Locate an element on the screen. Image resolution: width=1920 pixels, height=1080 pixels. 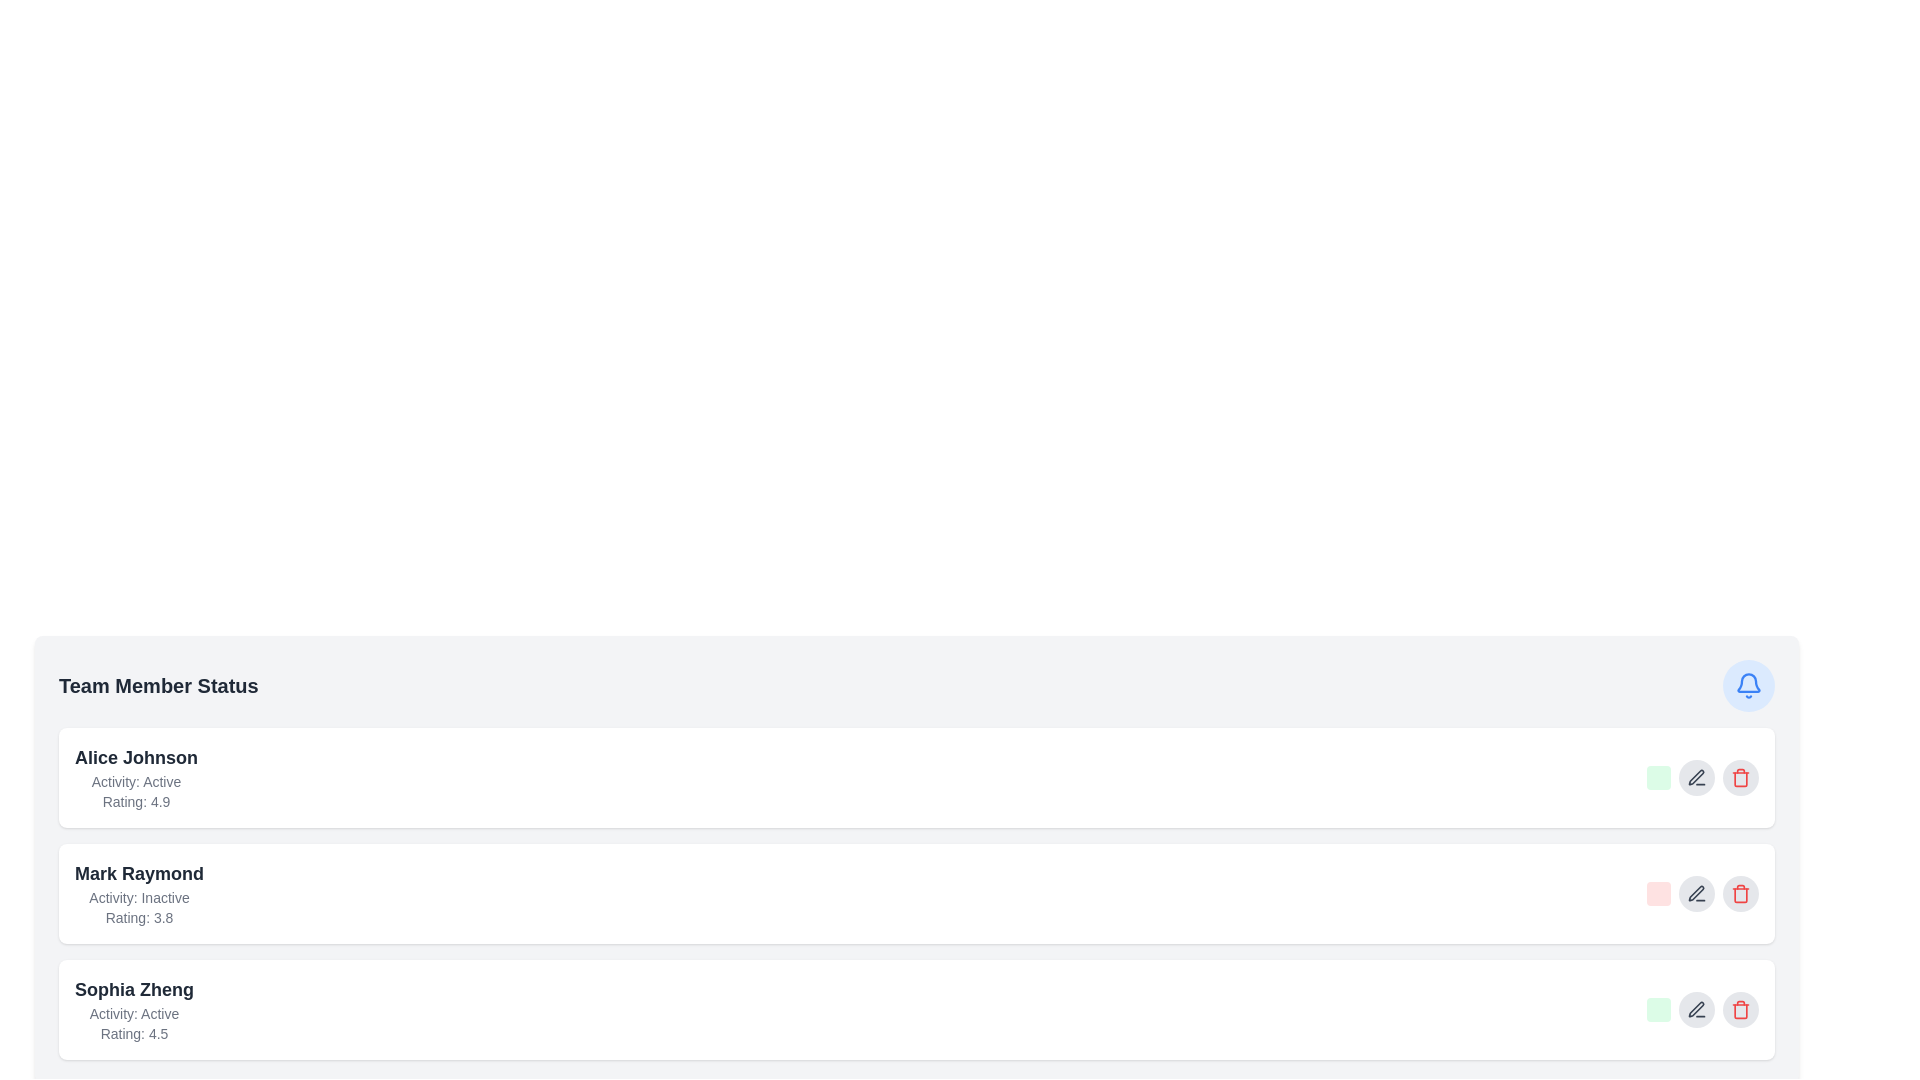
the dark gray stylized pen icon located in the second row of the 'Team Member Status' section for accessibility navigation is located at coordinates (1695, 776).